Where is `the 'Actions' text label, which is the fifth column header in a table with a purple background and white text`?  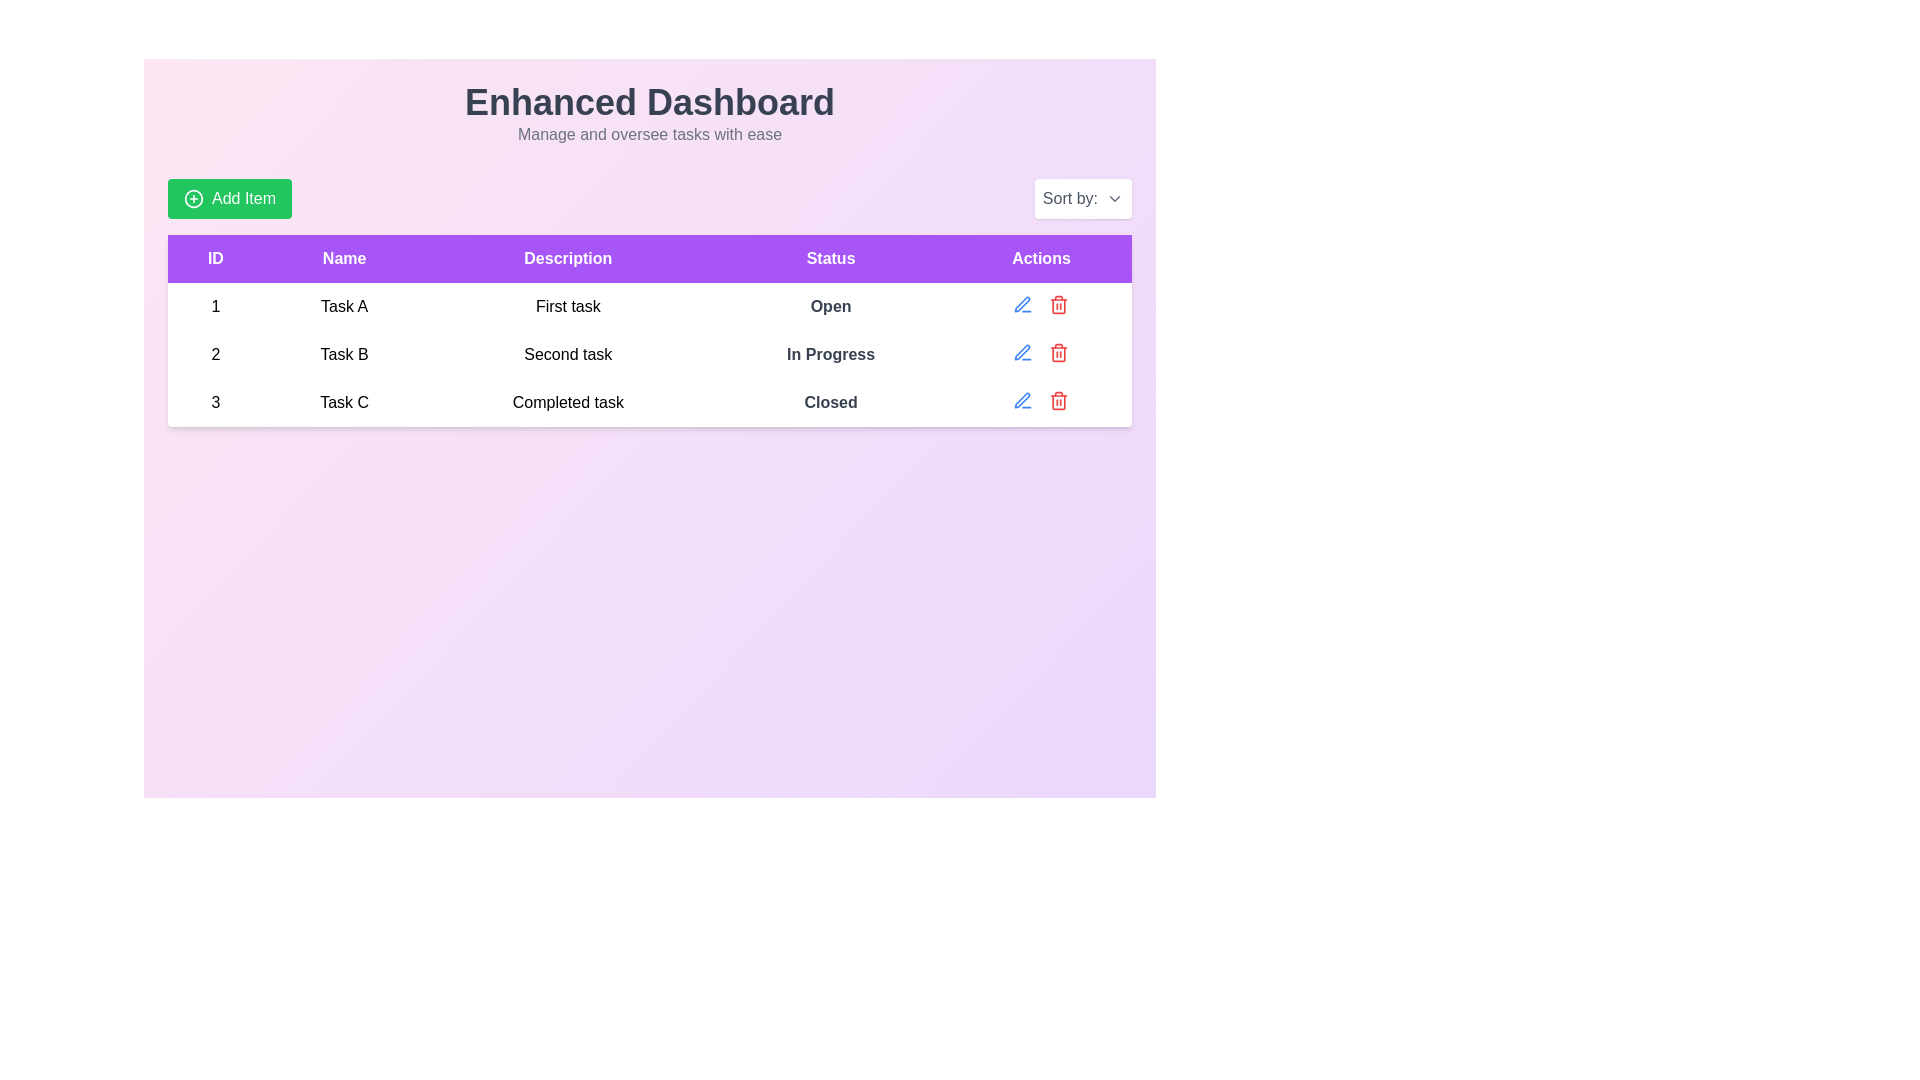 the 'Actions' text label, which is the fifth column header in a table with a purple background and white text is located at coordinates (1040, 257).